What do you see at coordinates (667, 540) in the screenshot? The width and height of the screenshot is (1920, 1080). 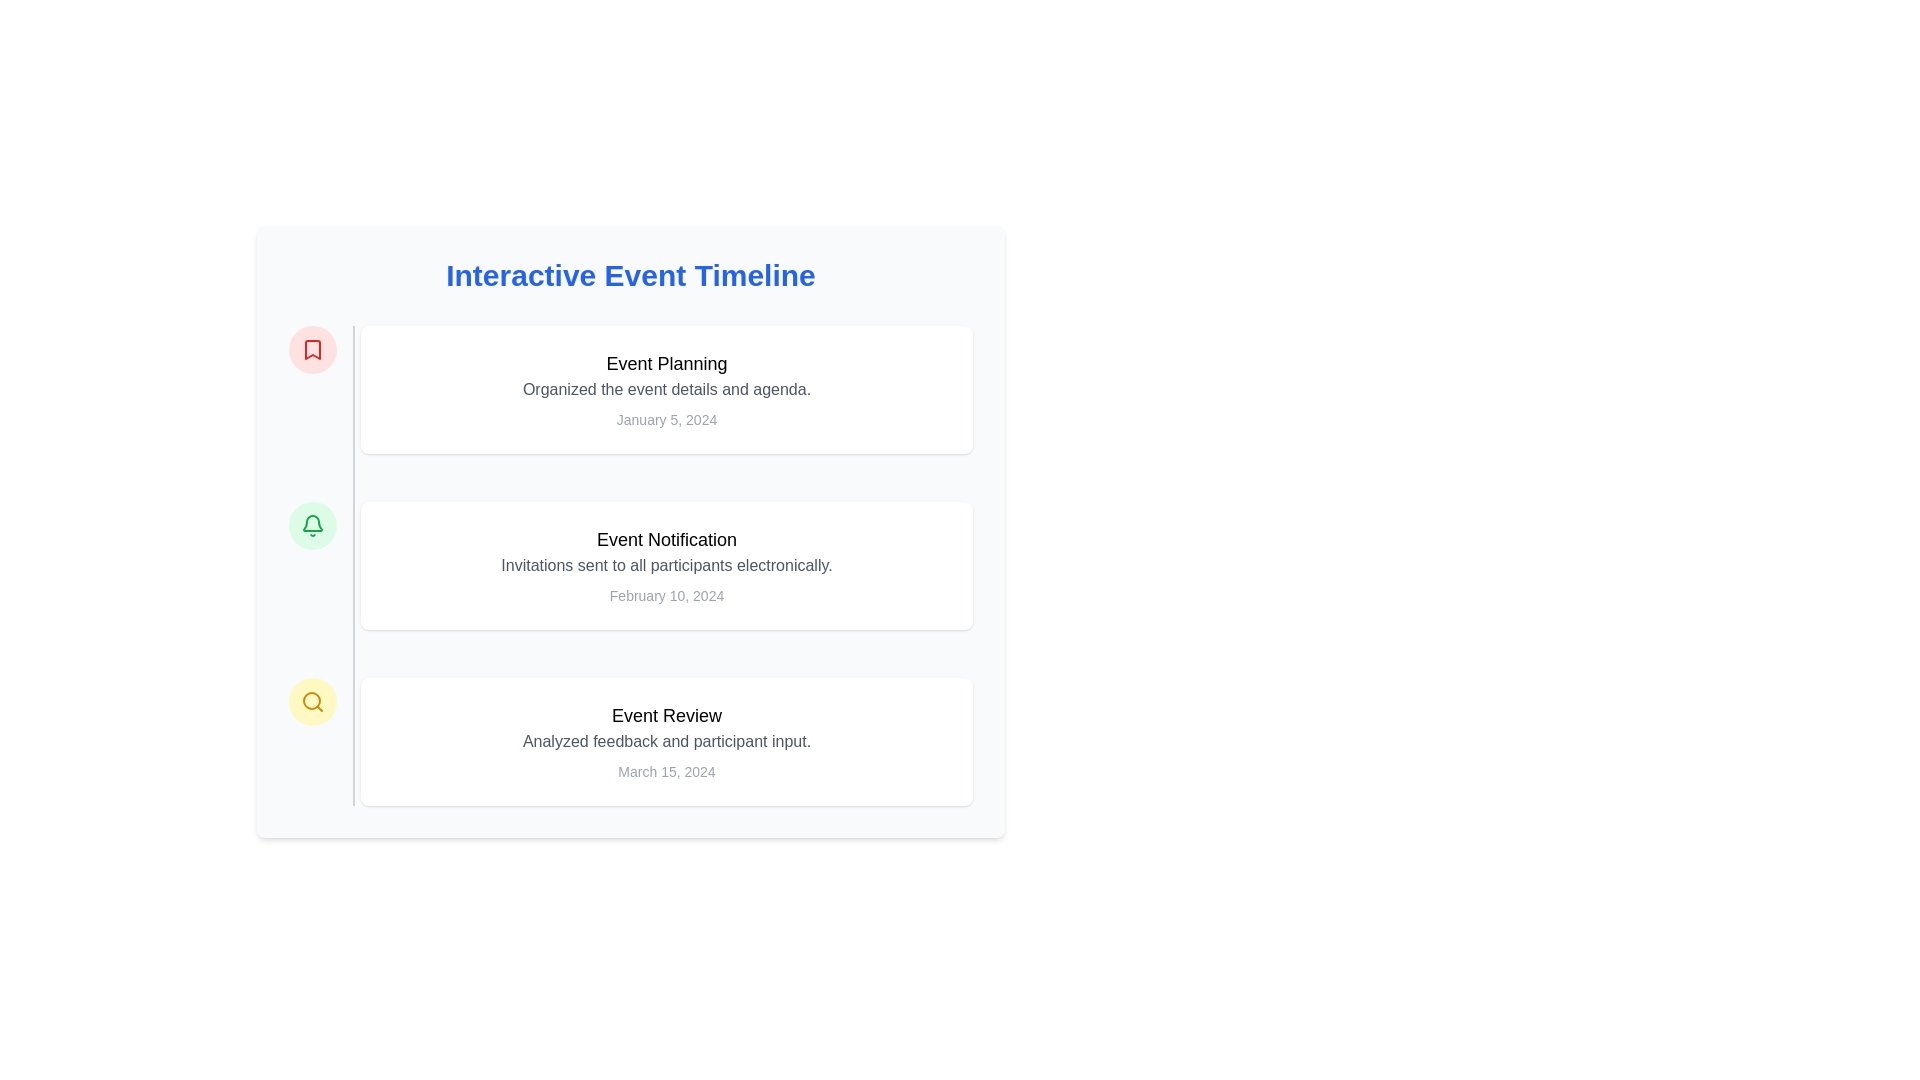 I see `the 'Event Notification' static text header located in the second entry of the timeline list, which is styled in bold and medium-sized font within a rectangular card` at bounding box center [667, 540].